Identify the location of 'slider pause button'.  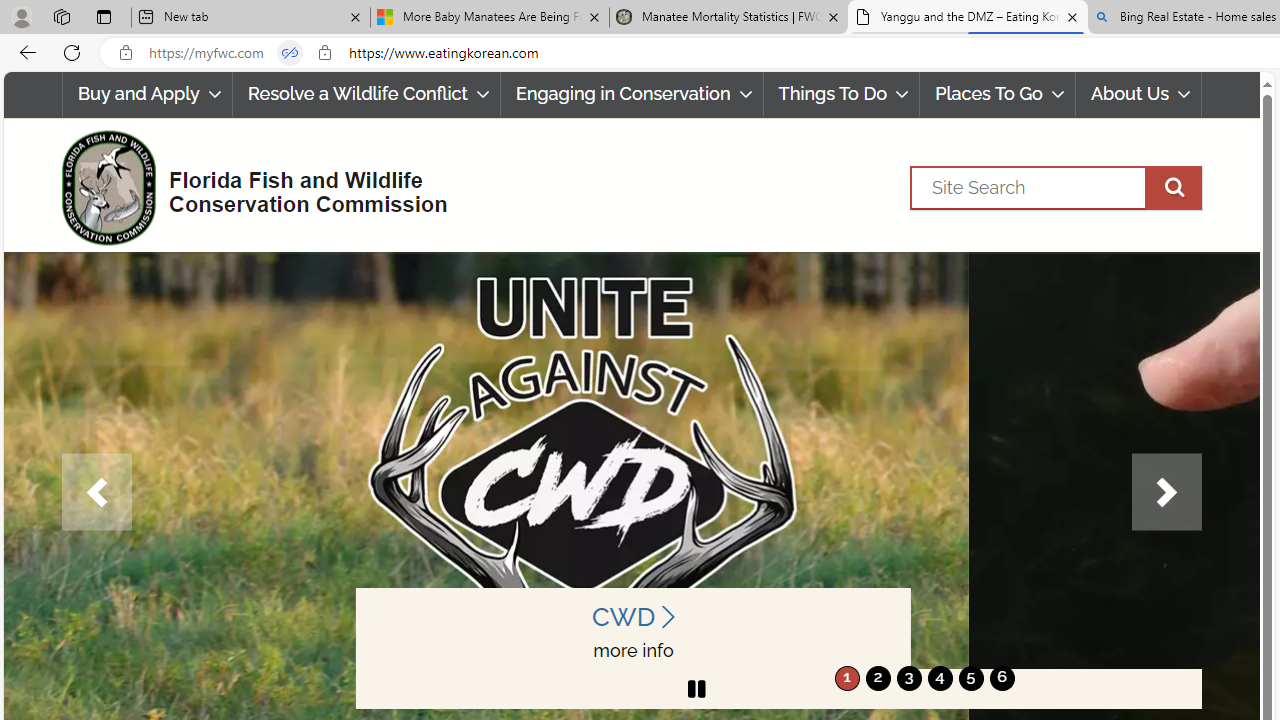
(696, 688).